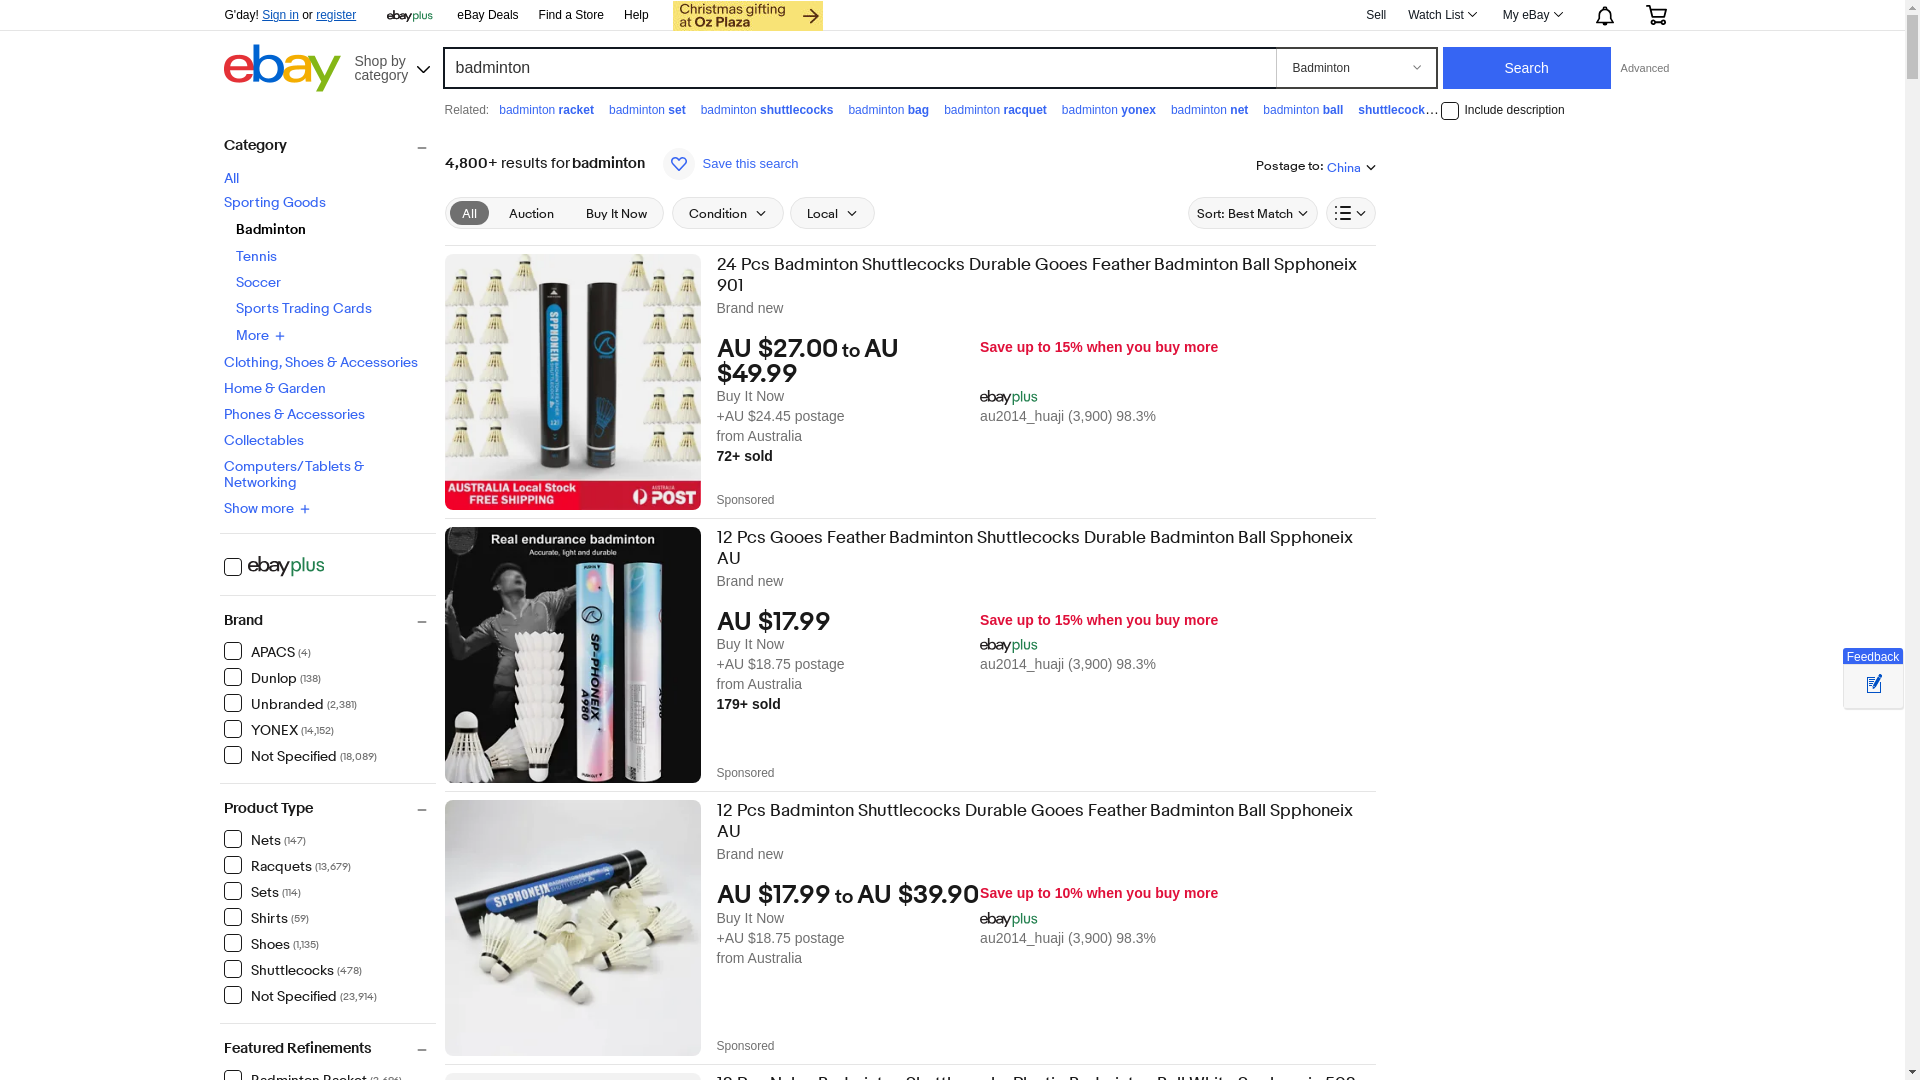 The width and height of the screenshot is (1920, 1080). I want to click on 'Unbranded, so click(224, 701).